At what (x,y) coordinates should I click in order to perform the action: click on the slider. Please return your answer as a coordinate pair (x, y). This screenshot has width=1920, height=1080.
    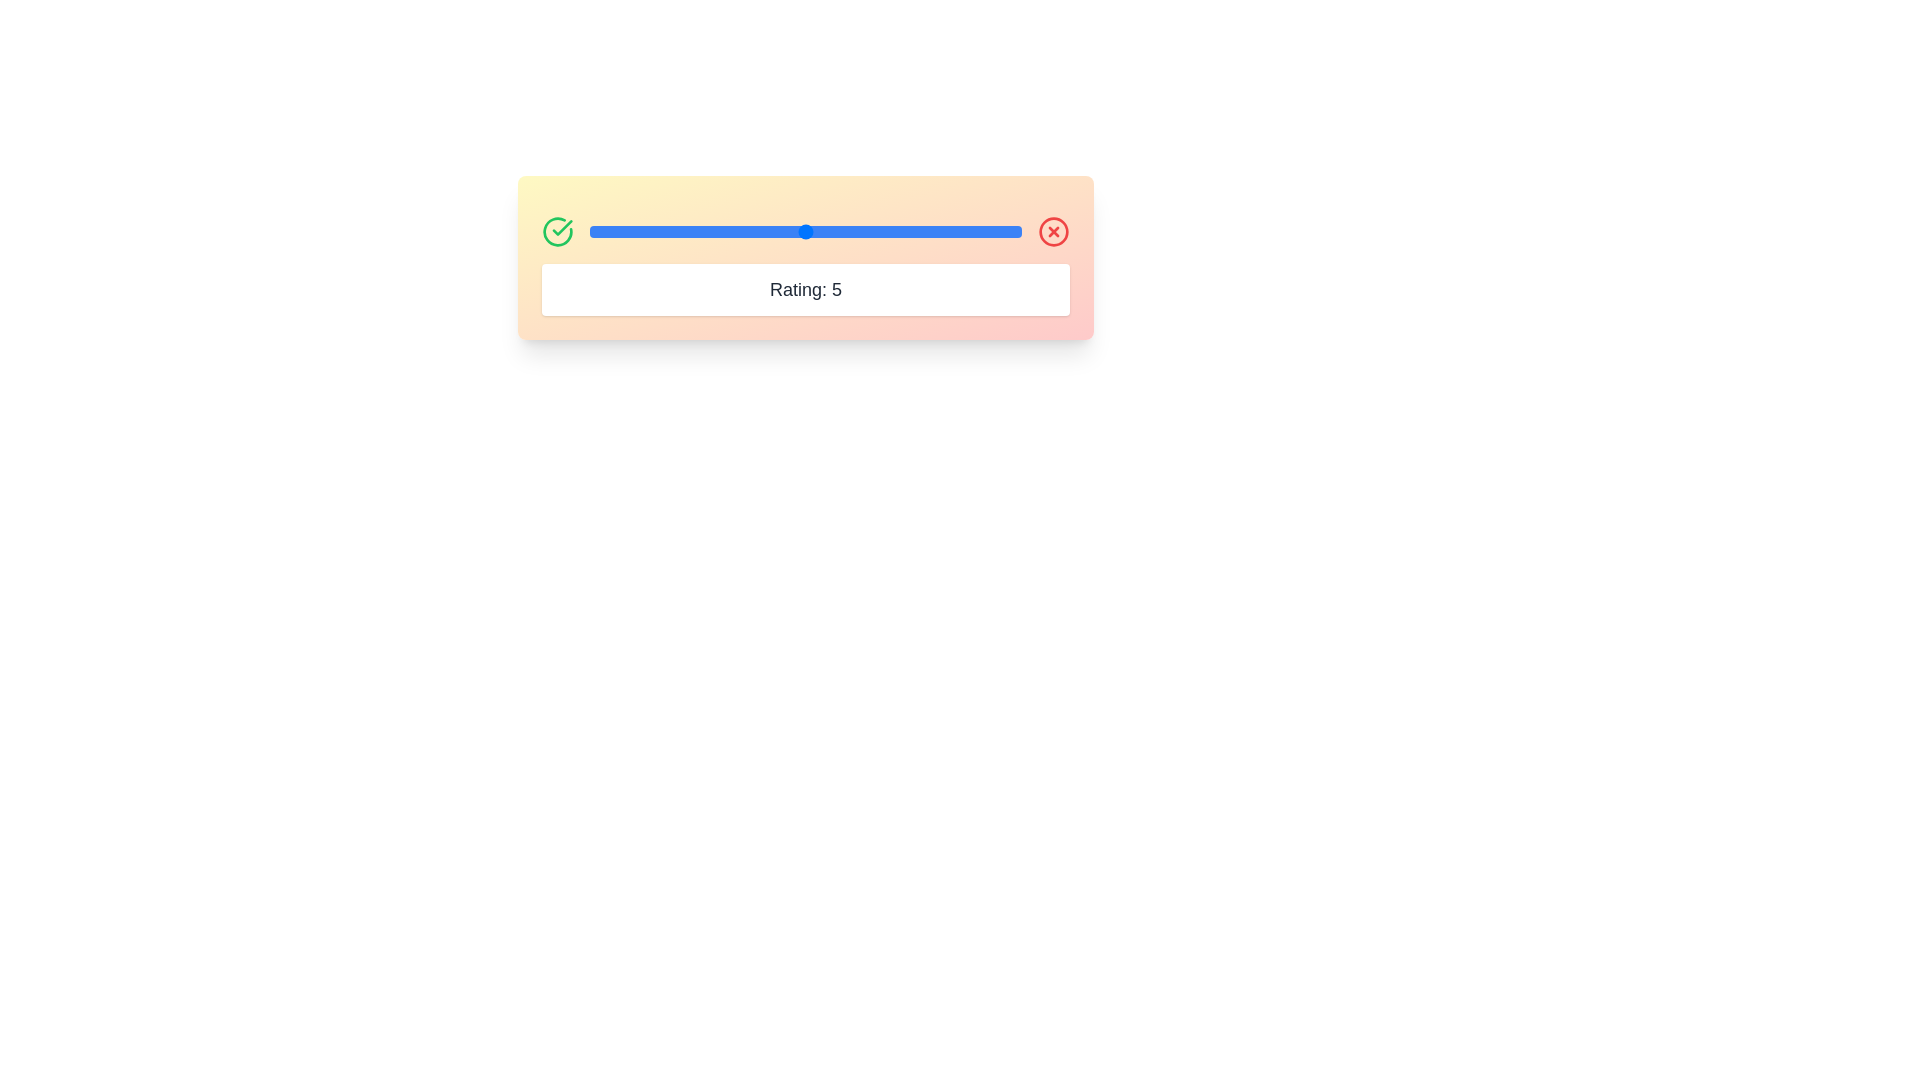
    Looking at the image, I should click on (849, 230).